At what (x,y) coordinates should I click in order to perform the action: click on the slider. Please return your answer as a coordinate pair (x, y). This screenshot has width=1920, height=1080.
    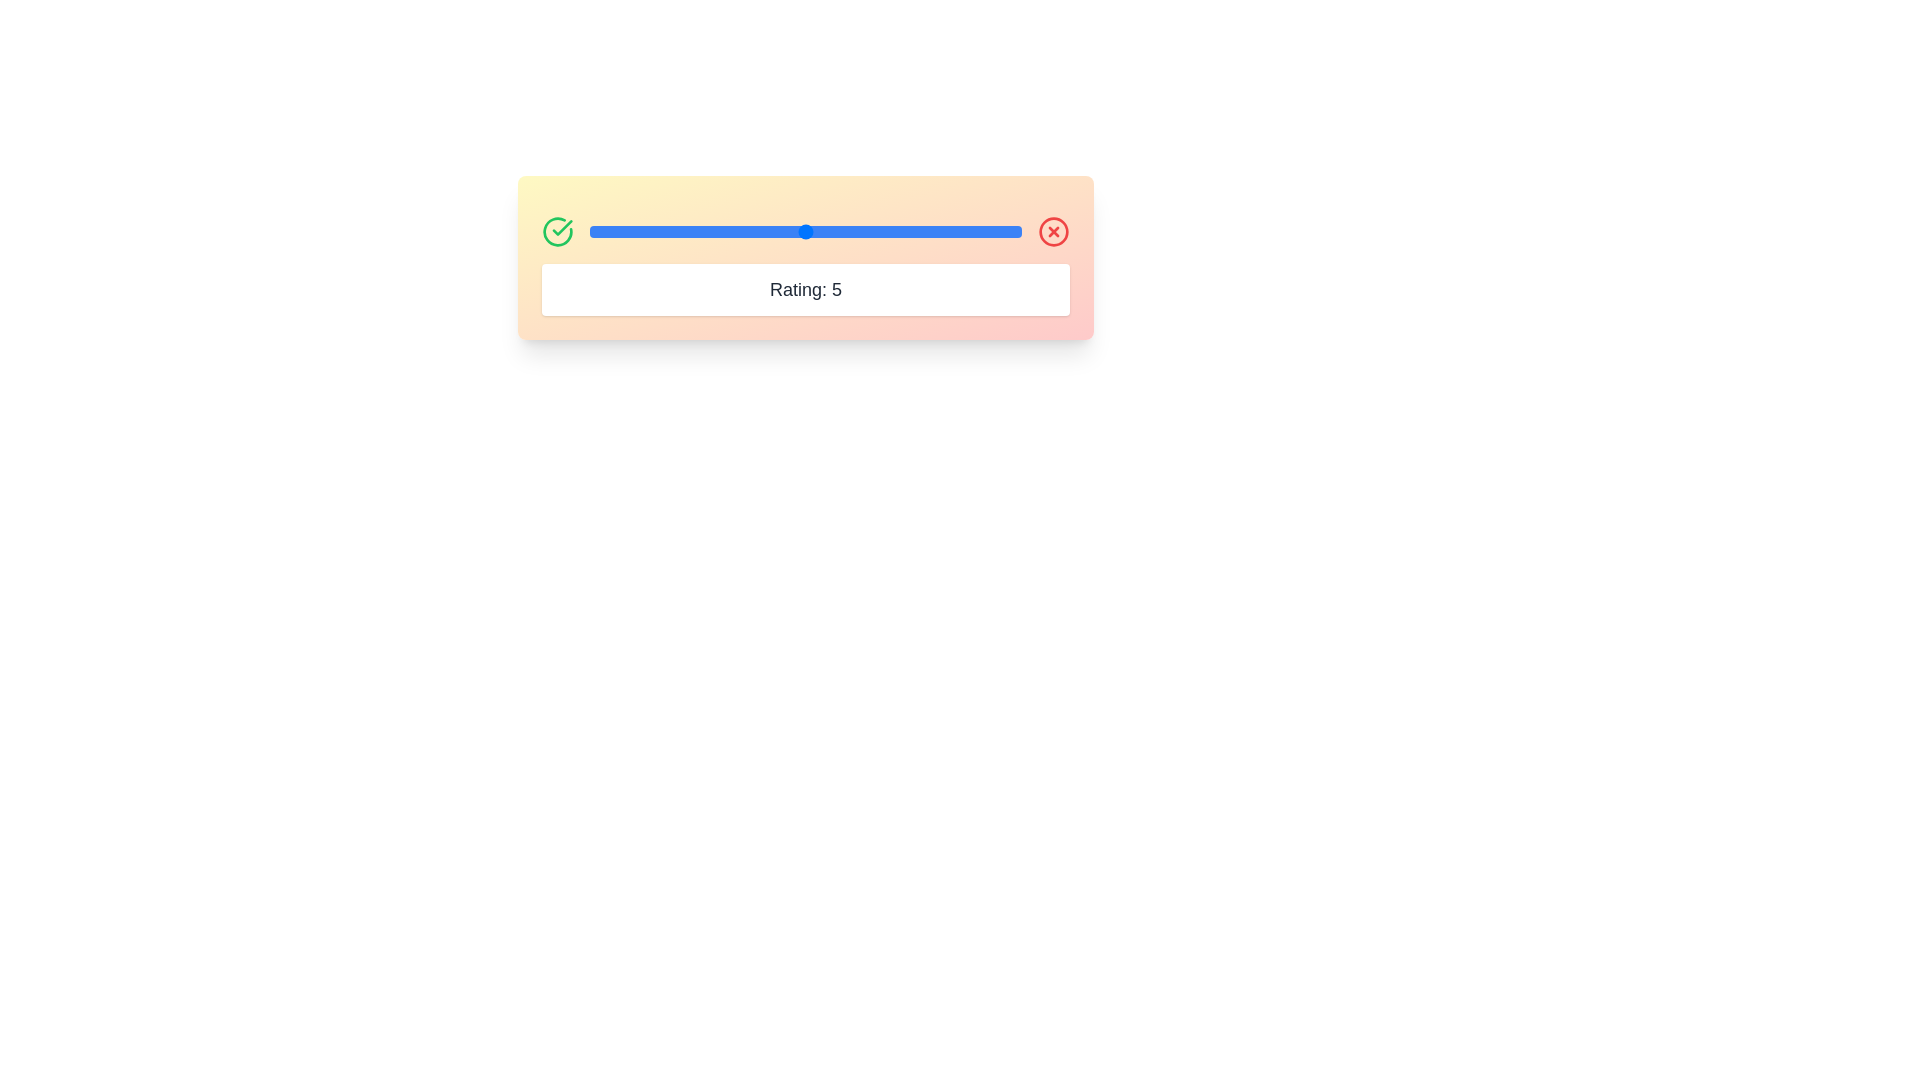
    Looking at the image, I should click on (849, 230).